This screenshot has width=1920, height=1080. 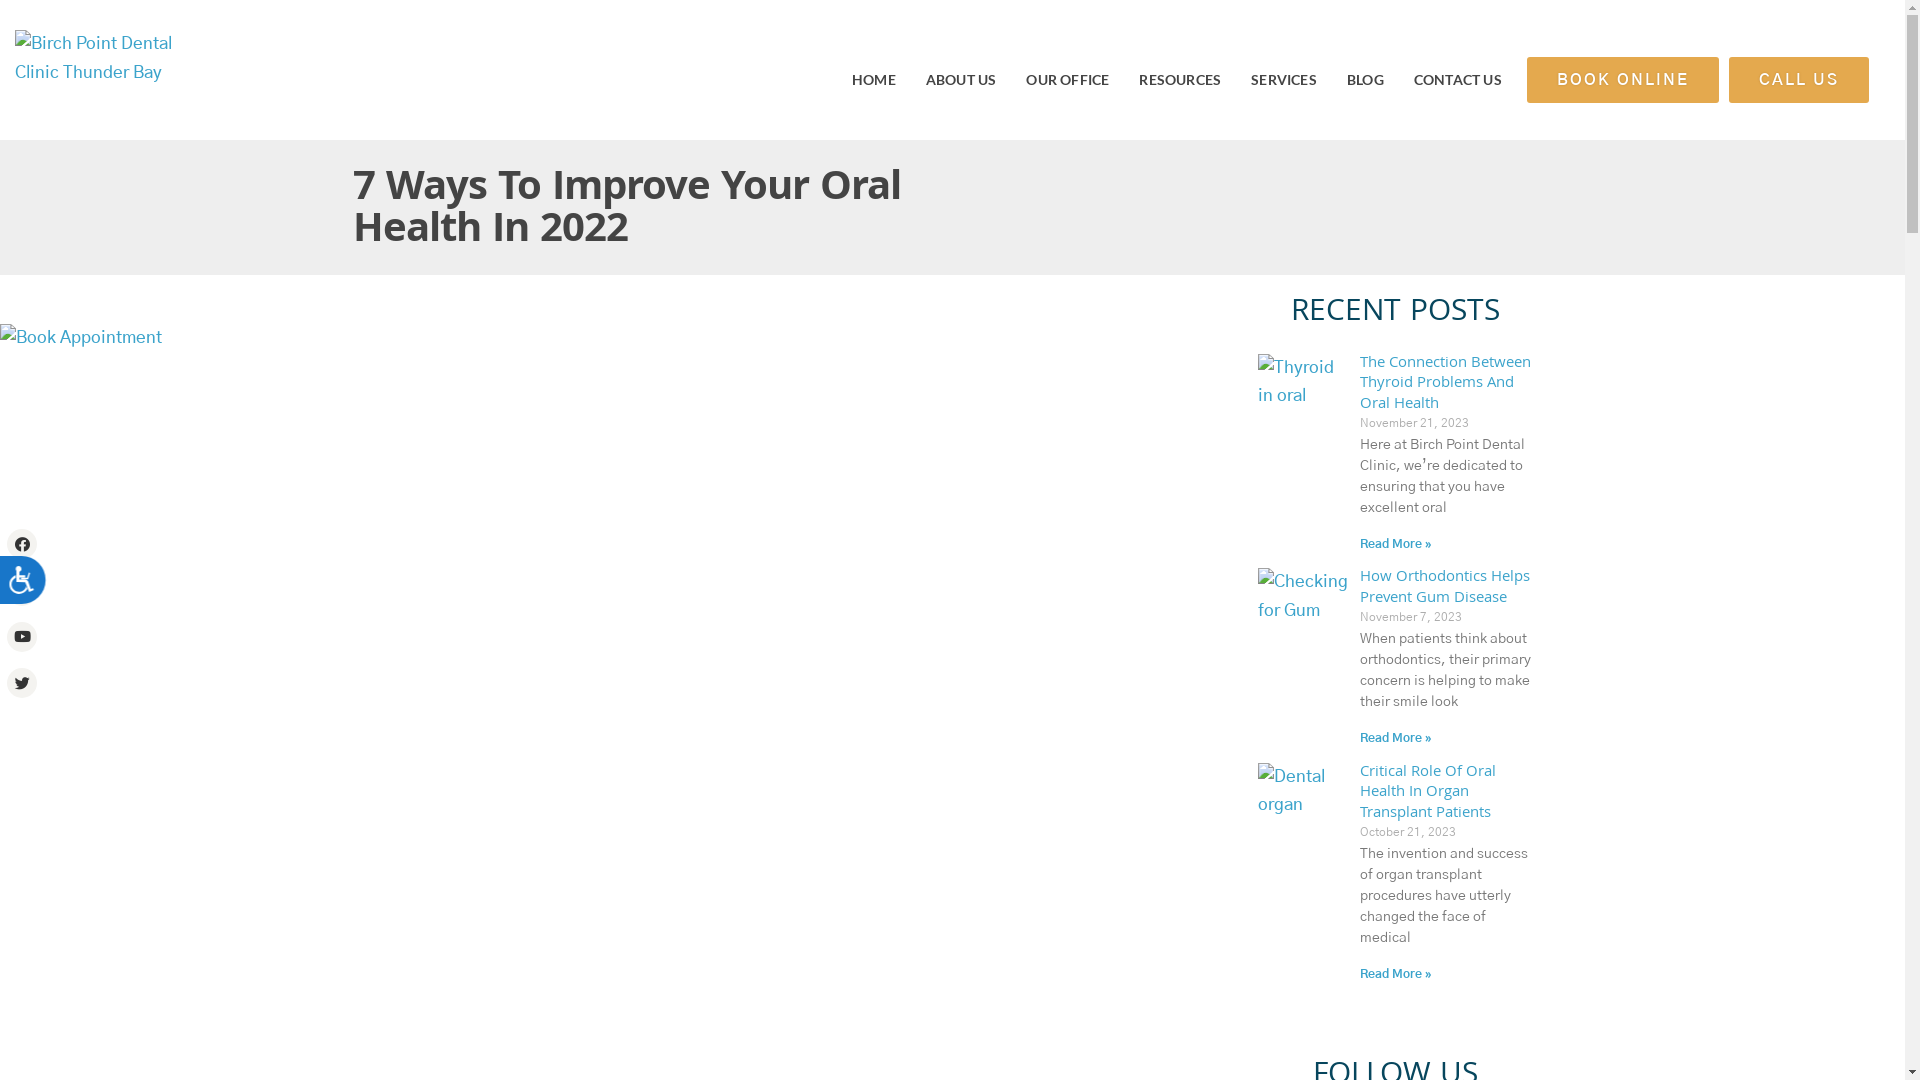 What do you see at coordinates (1180, 78) in the screenshot?
I see `'RESOURCES'` at bounding box center [1180, 78].